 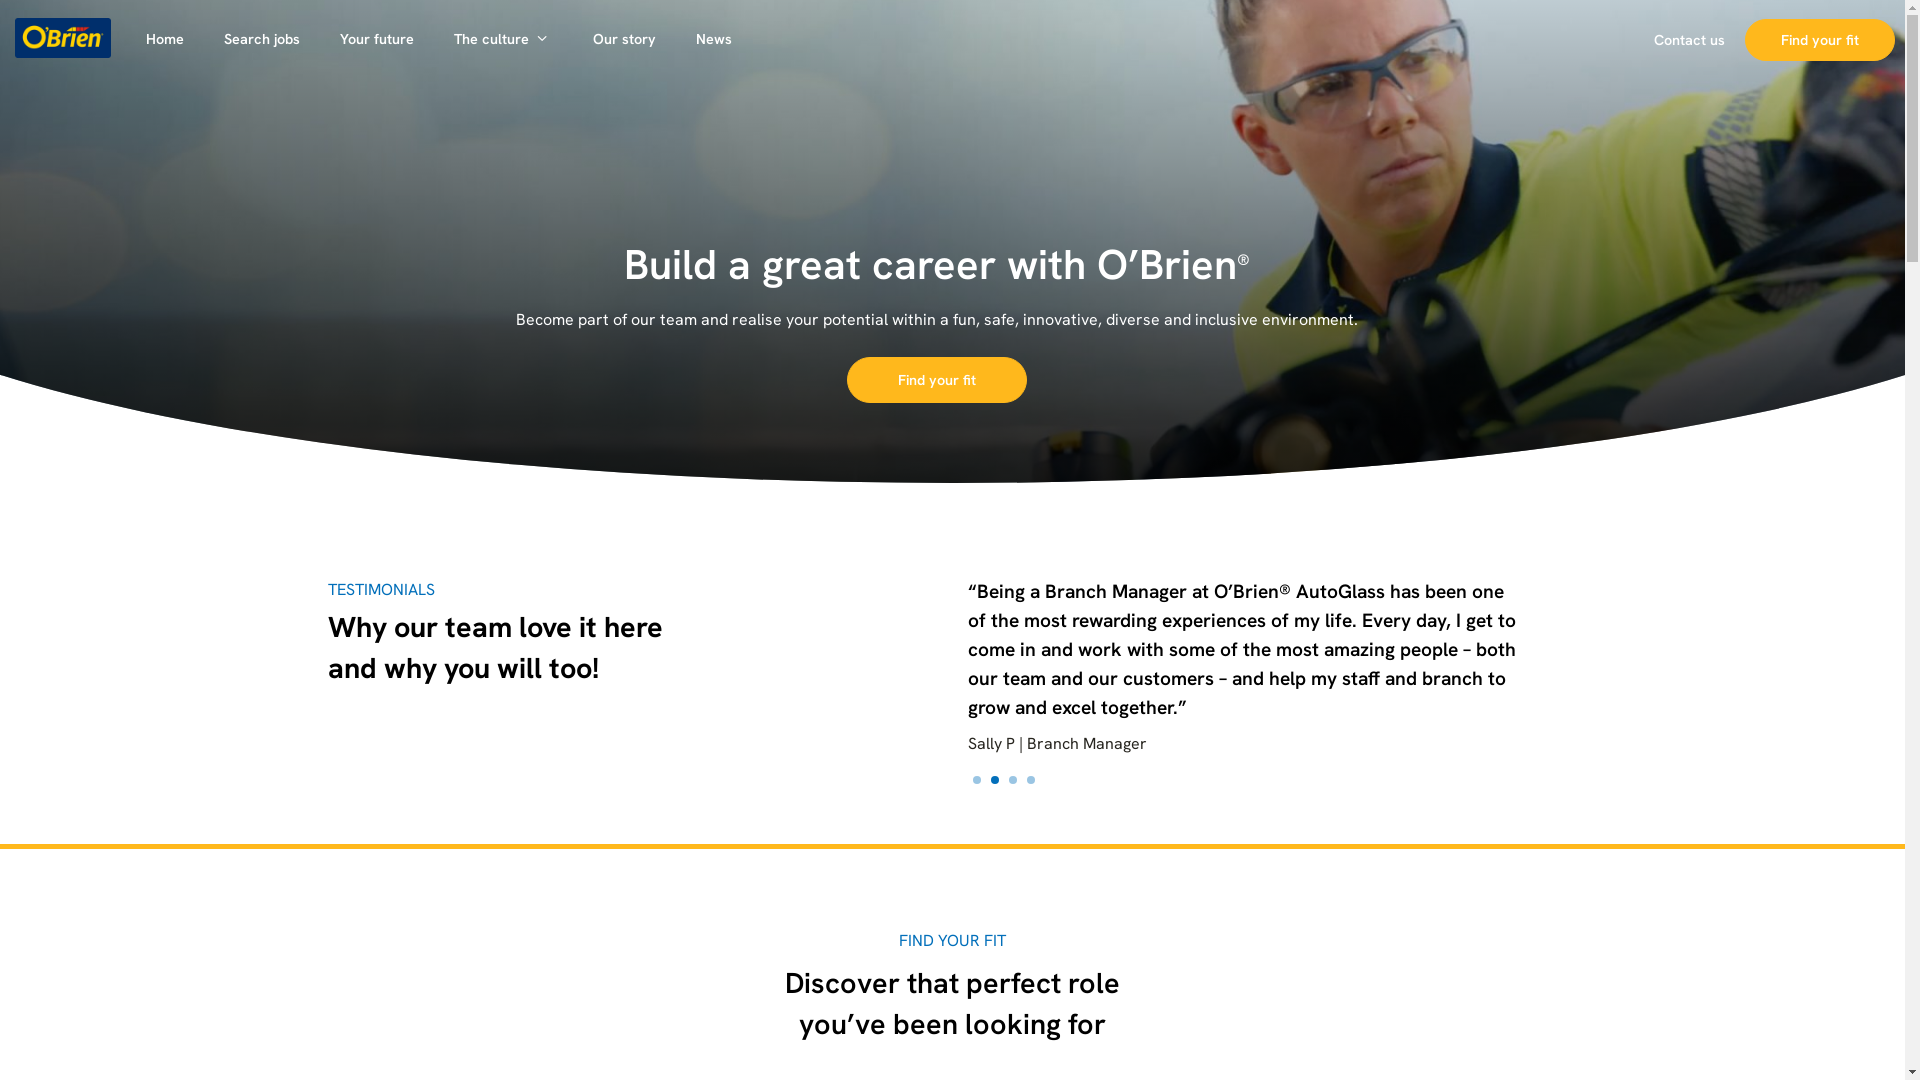 I want to click on '1', so click(x=975, y=778).